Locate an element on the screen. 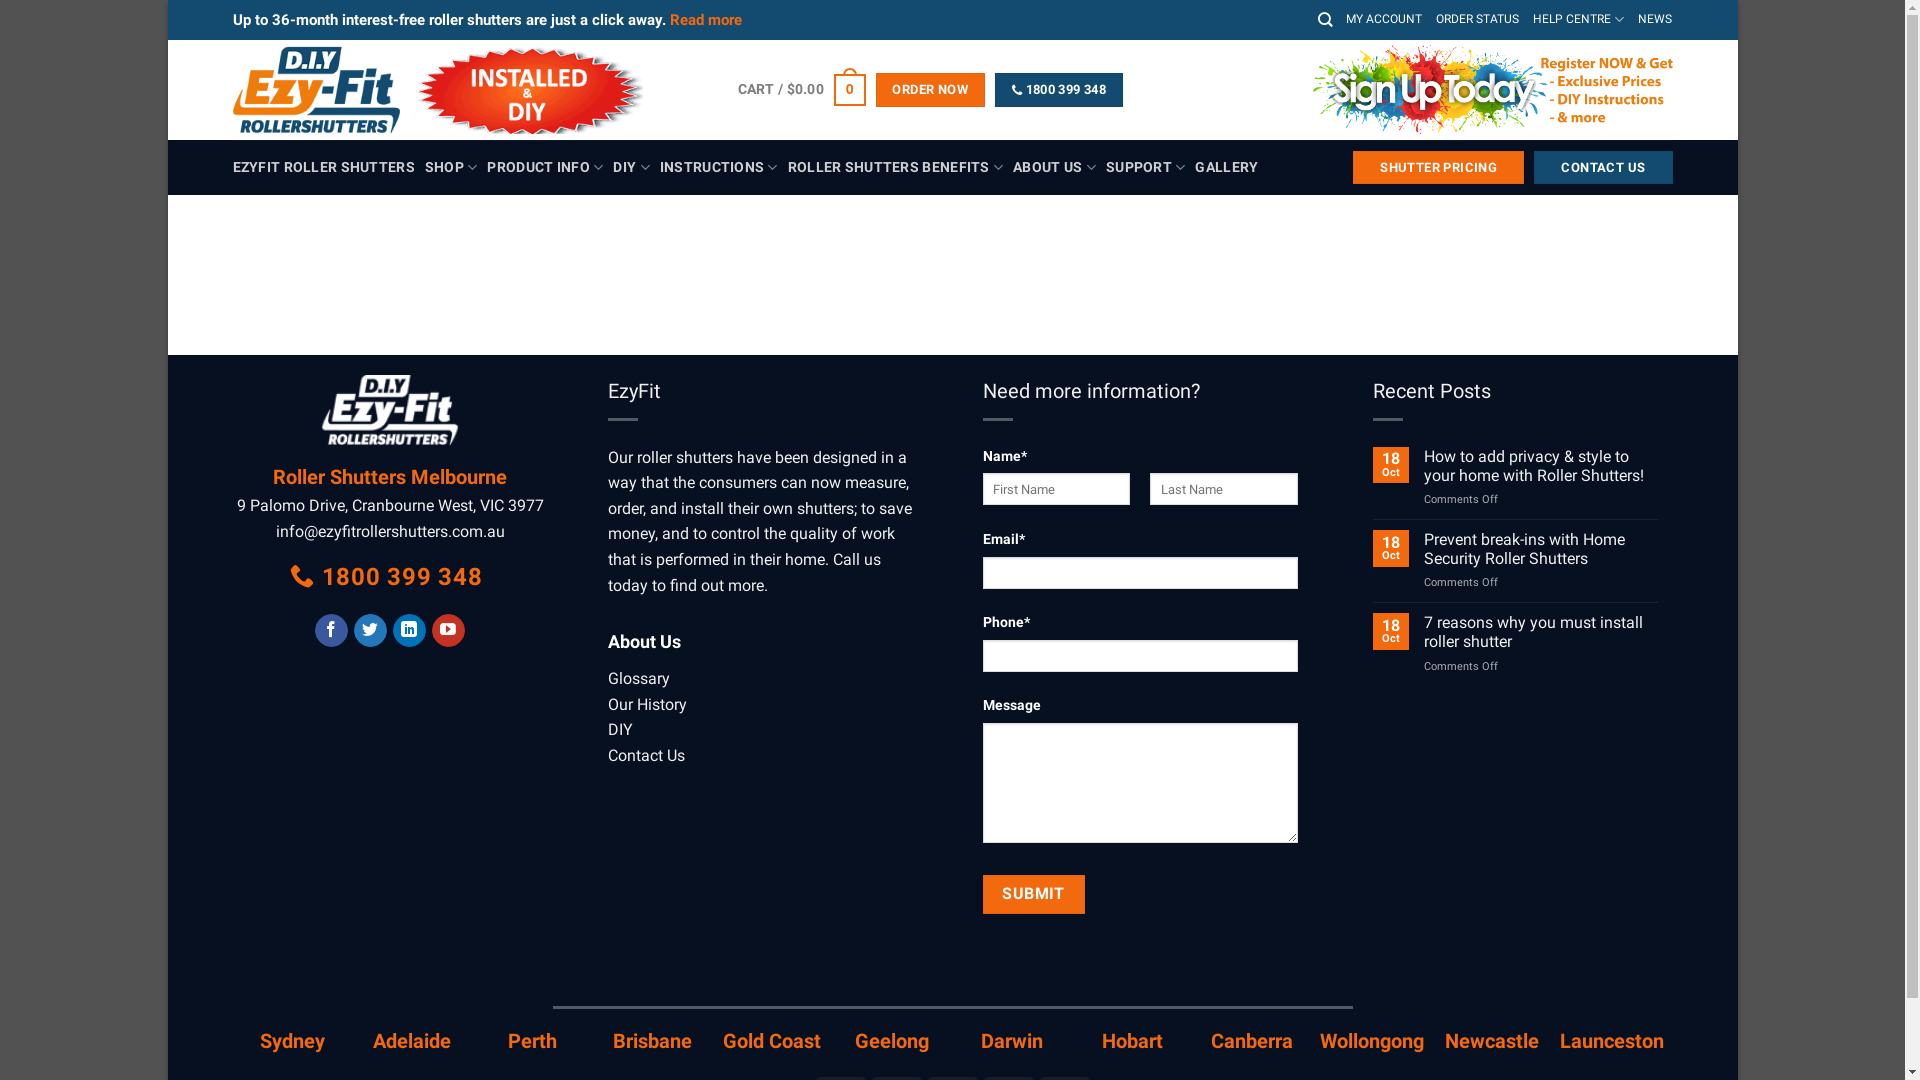  'Darwin' is located at coordinates (980, 1040).